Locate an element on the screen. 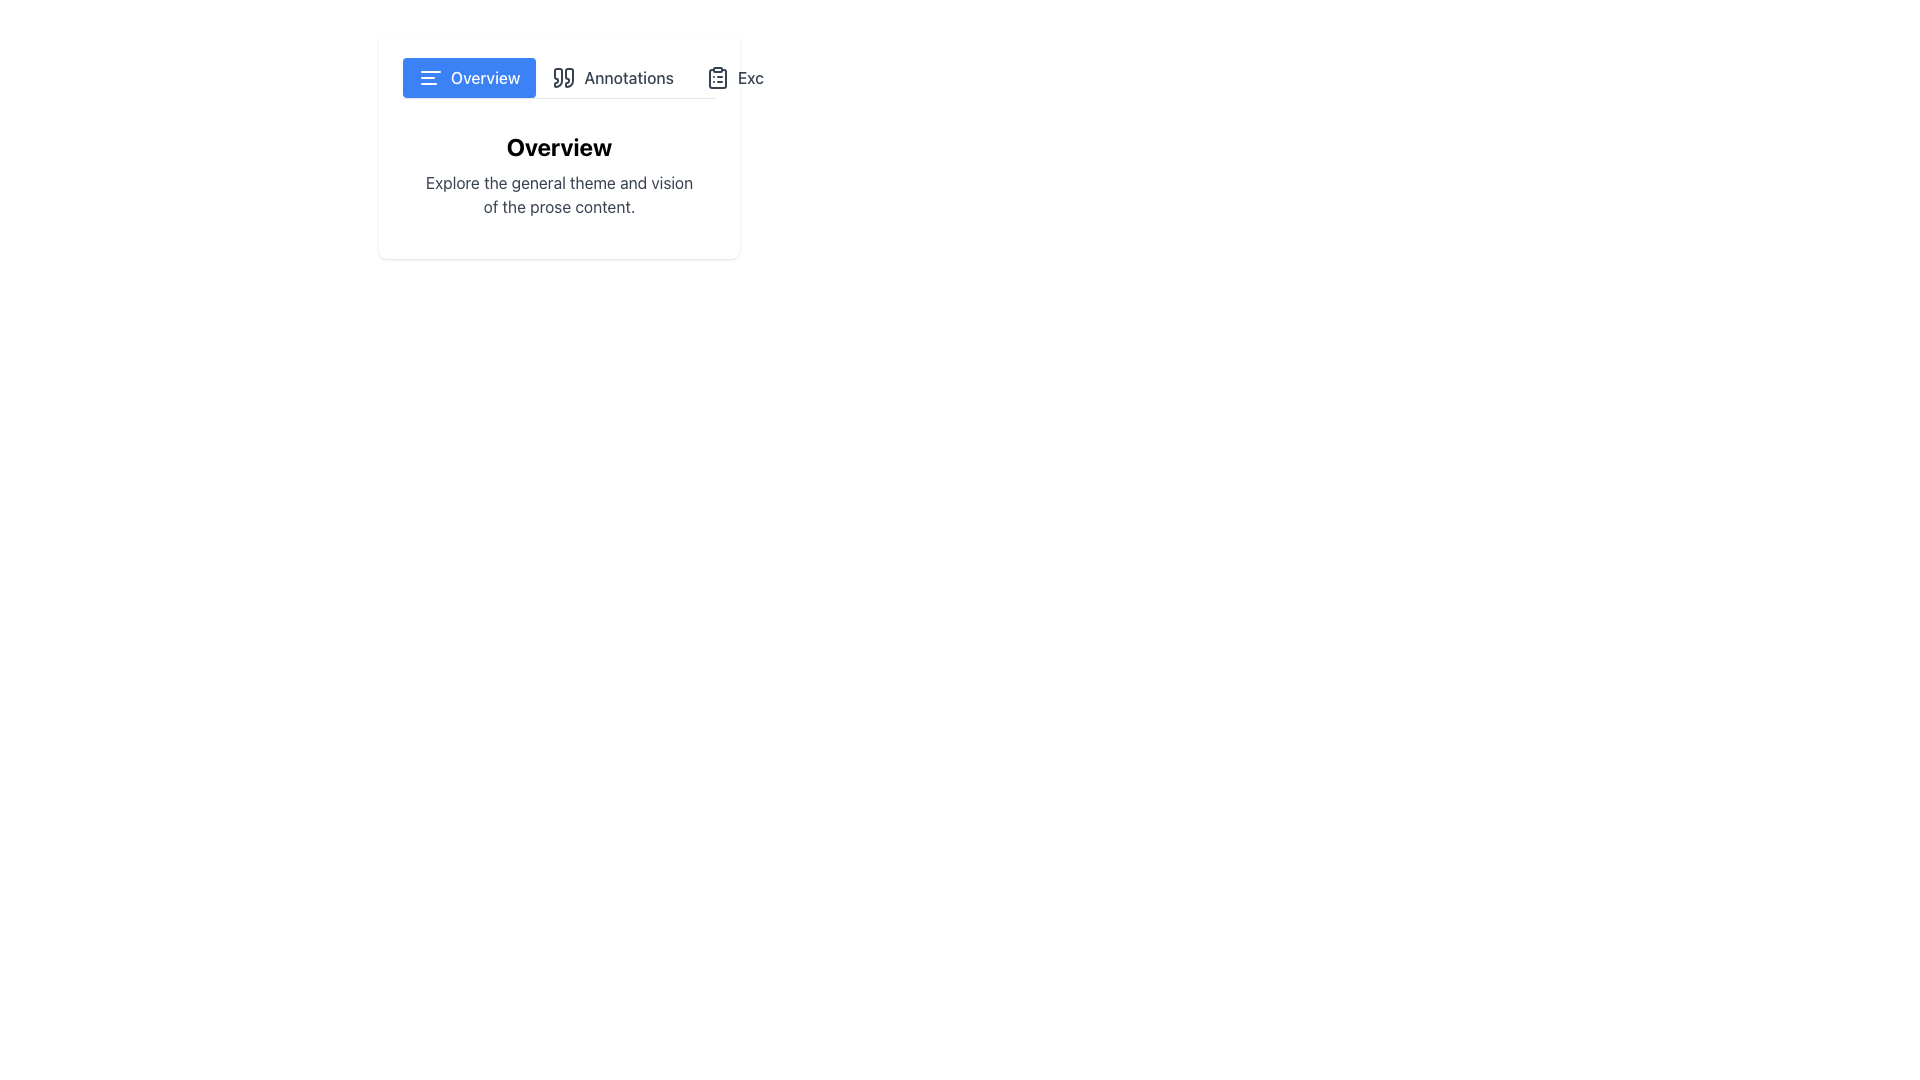 Image resolution: width=1920 pixels, height=1080 pixels. the static text element that provides an informative description related to the 'Overview' title, positioned directly below it is located at coordinates (559, 195).